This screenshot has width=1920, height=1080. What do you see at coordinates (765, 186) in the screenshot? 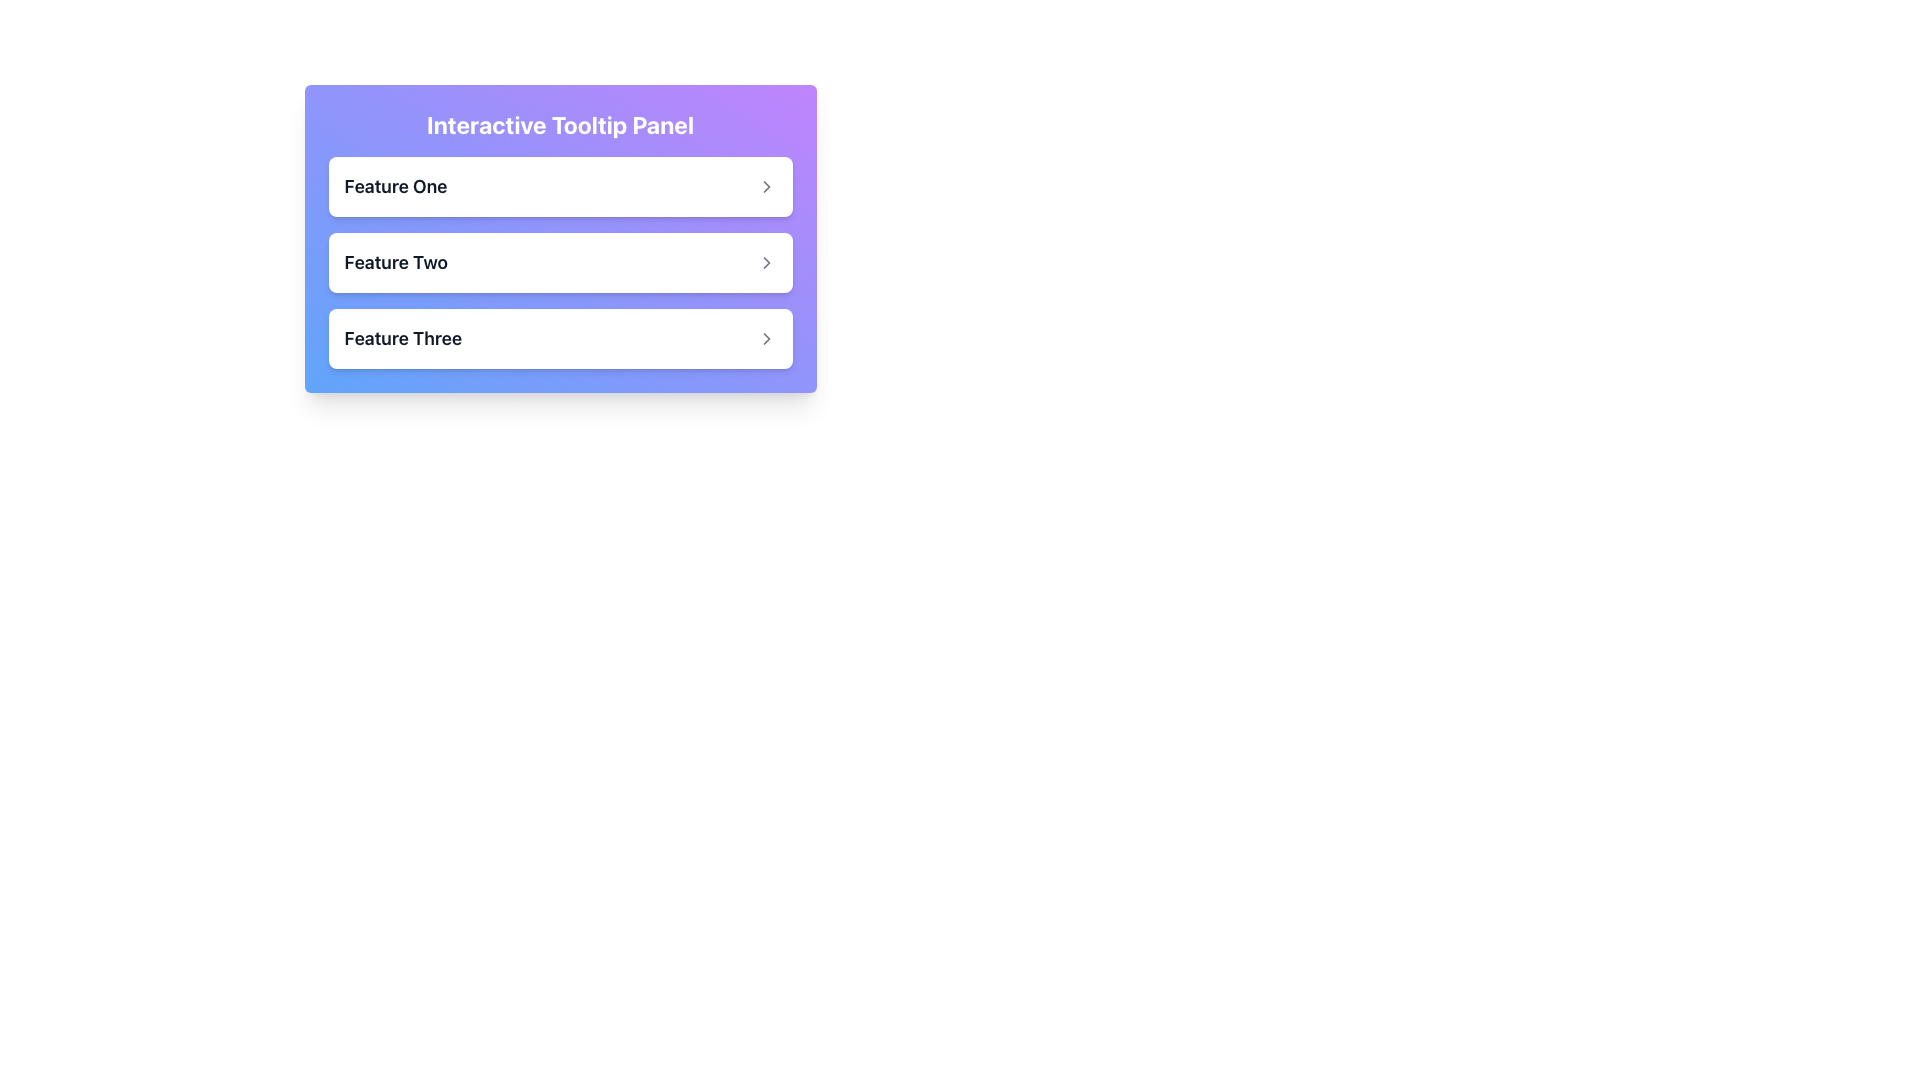
I see `the icon located within the interactive tooltip panel to the right of the 'Feature One' text label, which may reveal a tooltip or change its appearance` at bounding box center [765, 186].